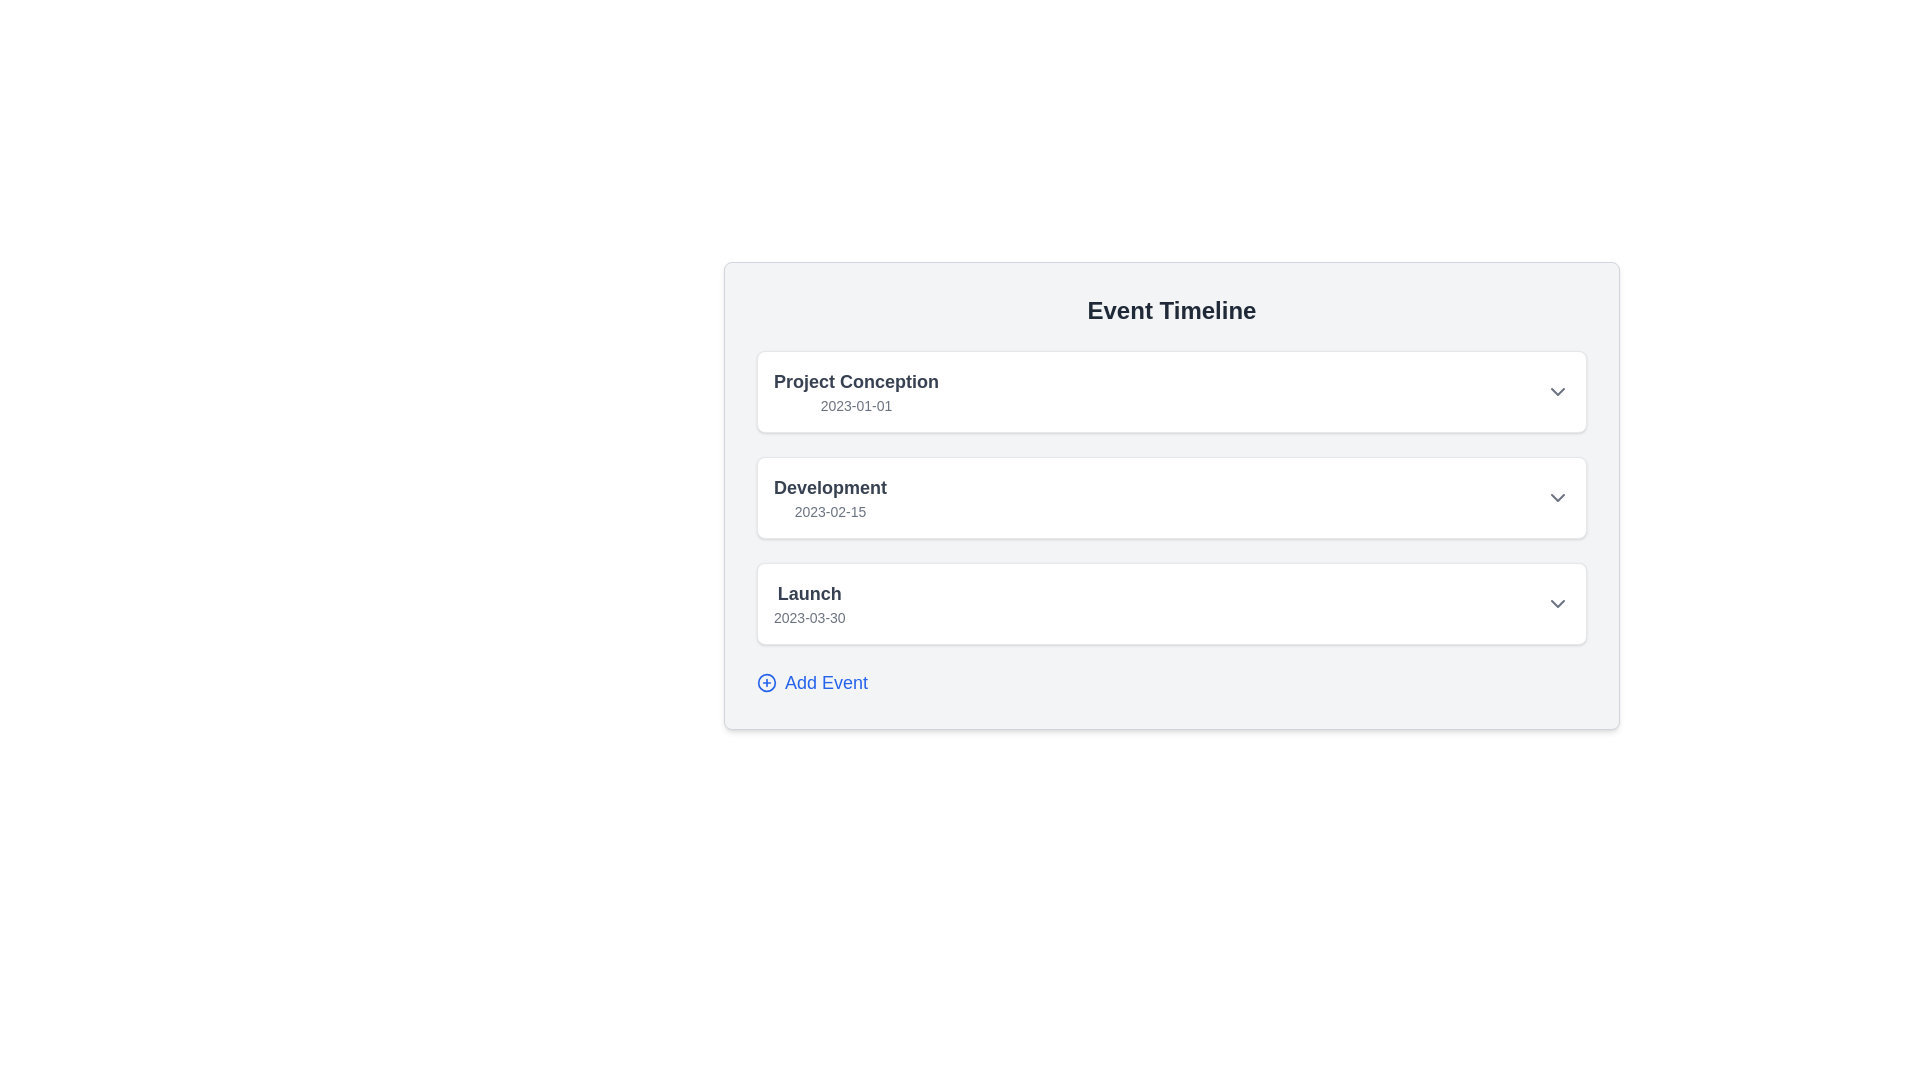  What do you see at coordinates (1557, 496) in the screenshot?
I see `the gray chevron-down icon located to the far right of the 'Development' entry to trigger visual feedback` at bounding box center [1557, 496].